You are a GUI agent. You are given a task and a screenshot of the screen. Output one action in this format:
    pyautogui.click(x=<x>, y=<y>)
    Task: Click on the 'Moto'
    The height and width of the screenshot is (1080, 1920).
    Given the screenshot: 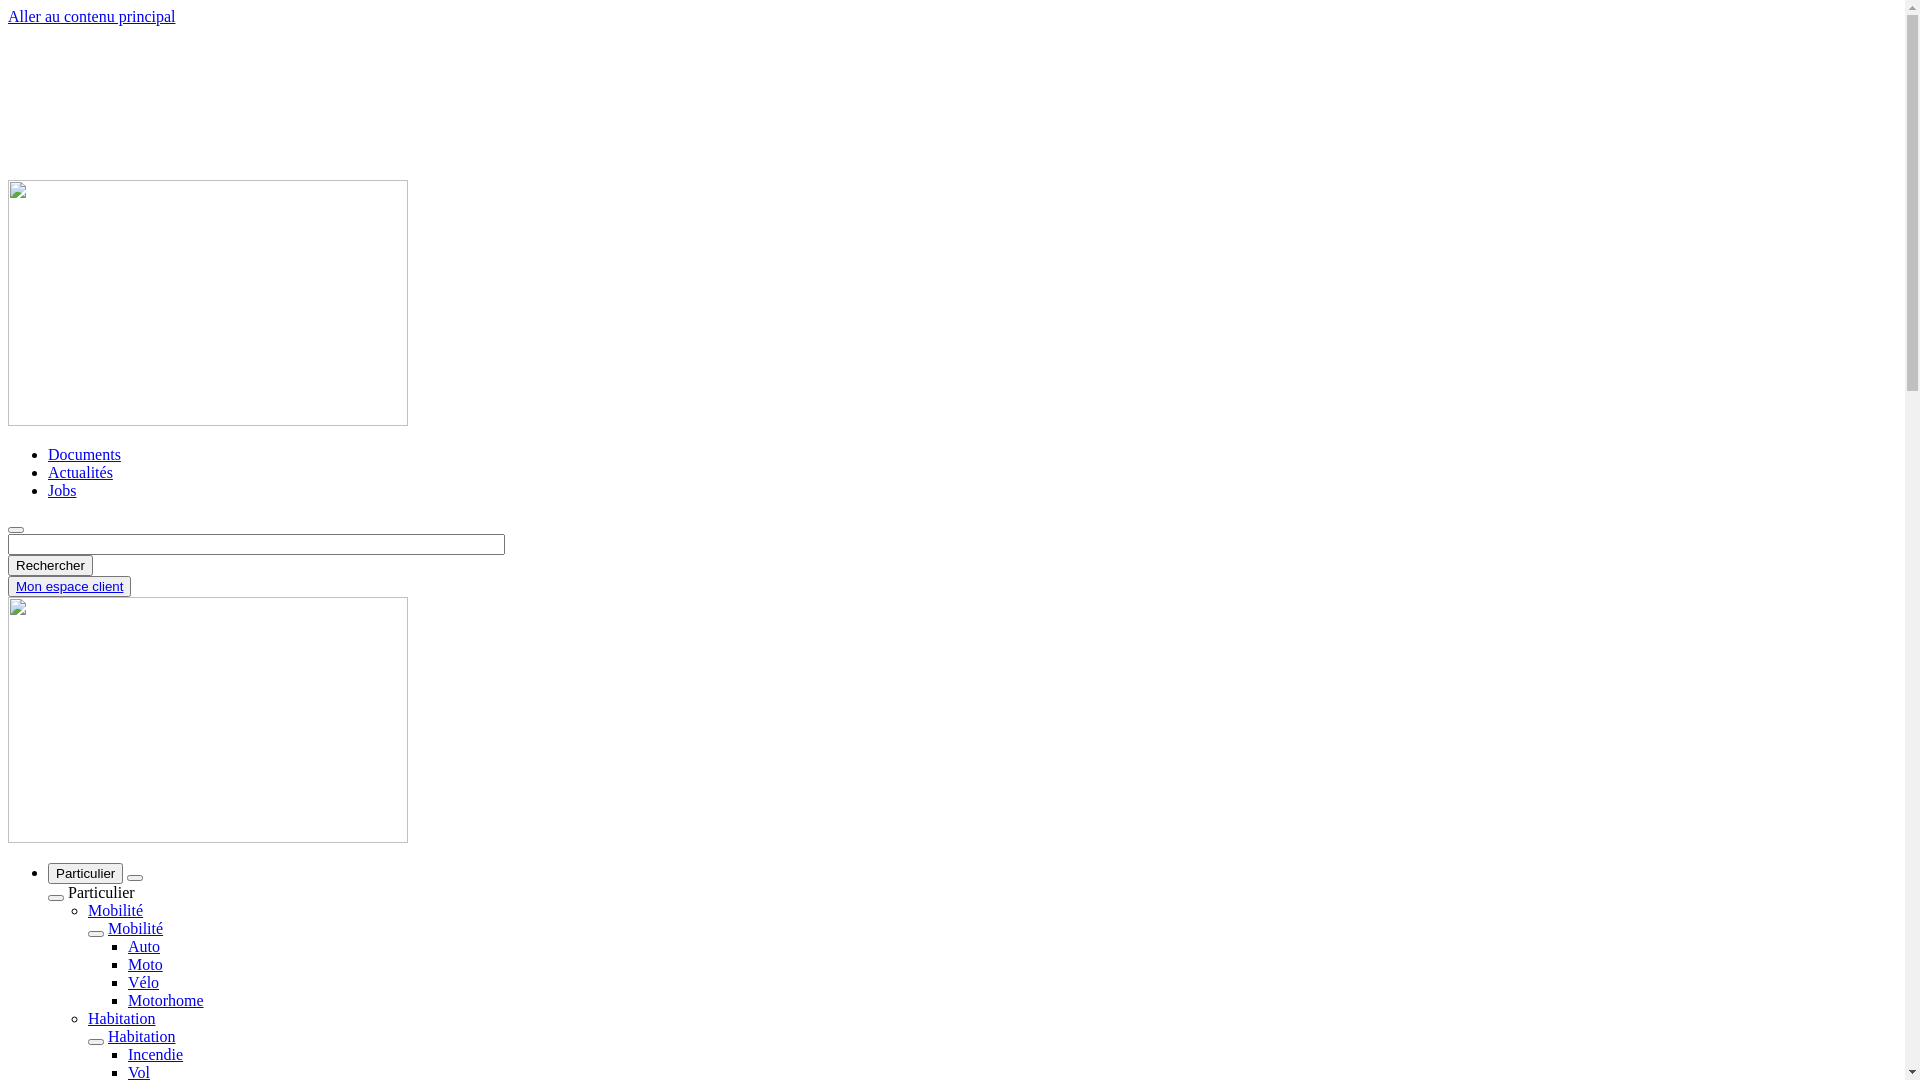 What is the action you would take?
    pyautogui.click(x=144, y=963)
    